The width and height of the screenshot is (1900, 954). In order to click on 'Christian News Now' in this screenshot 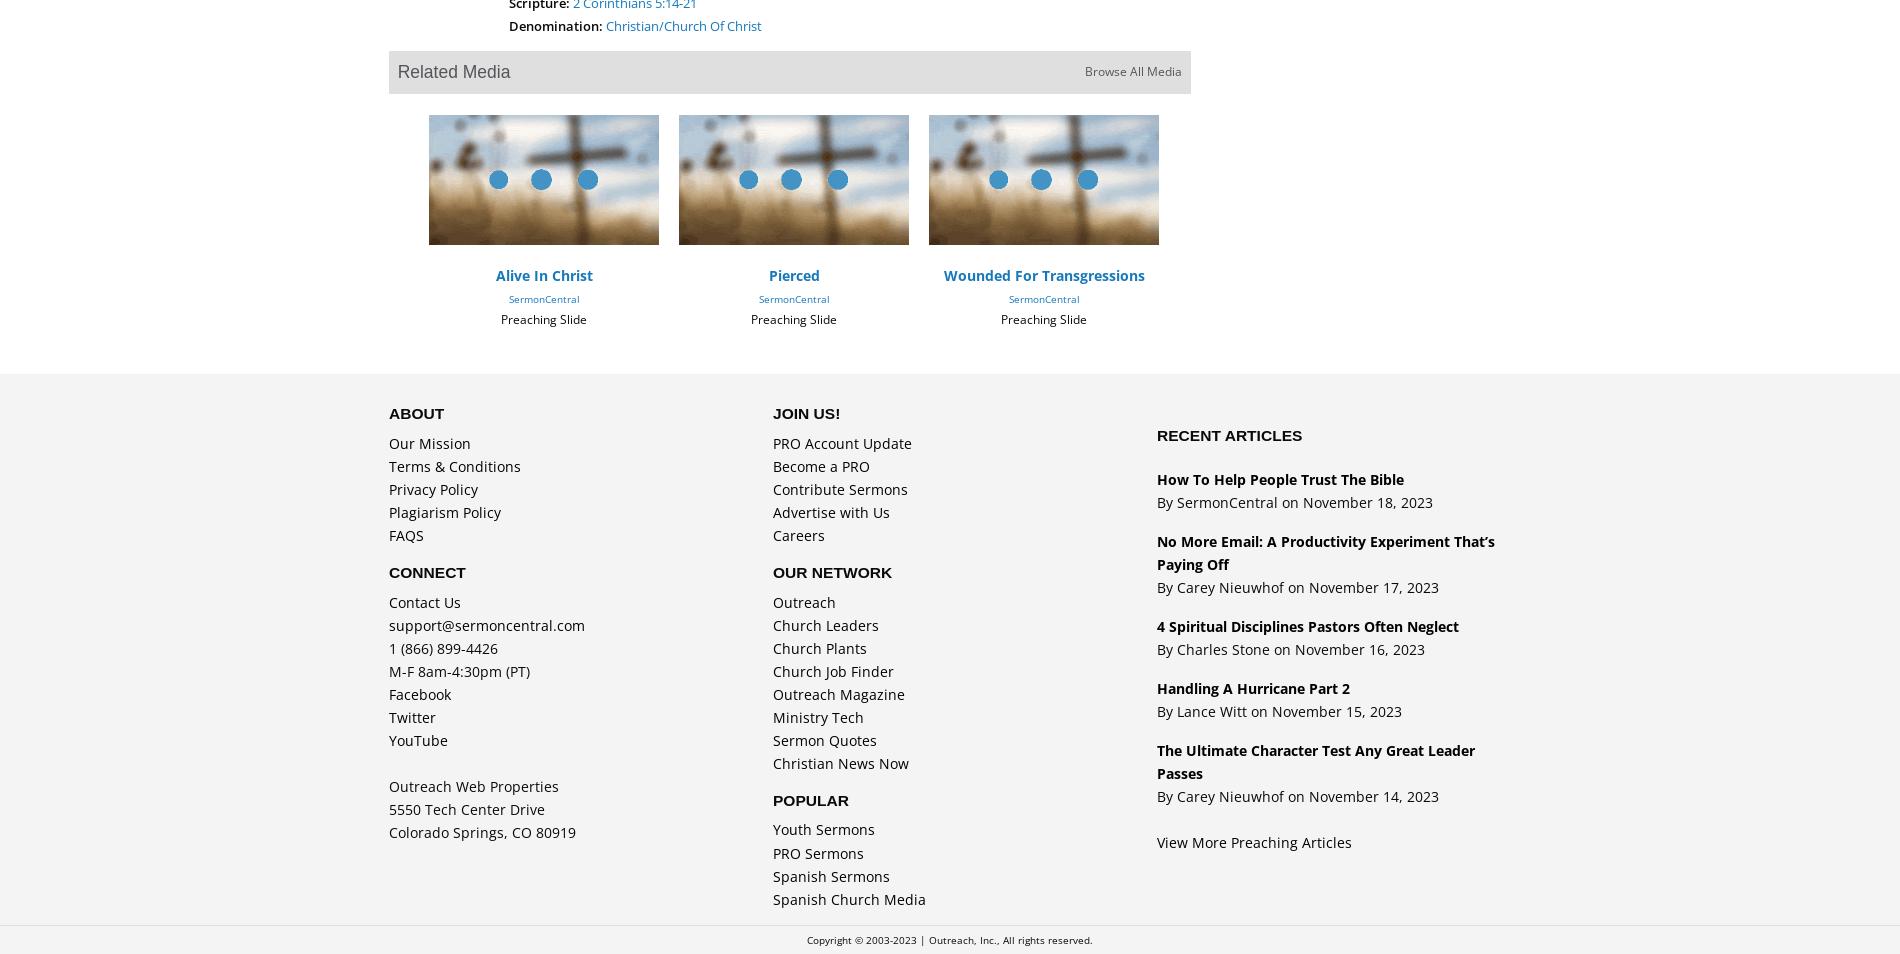, I will do `click(839, 763)`.